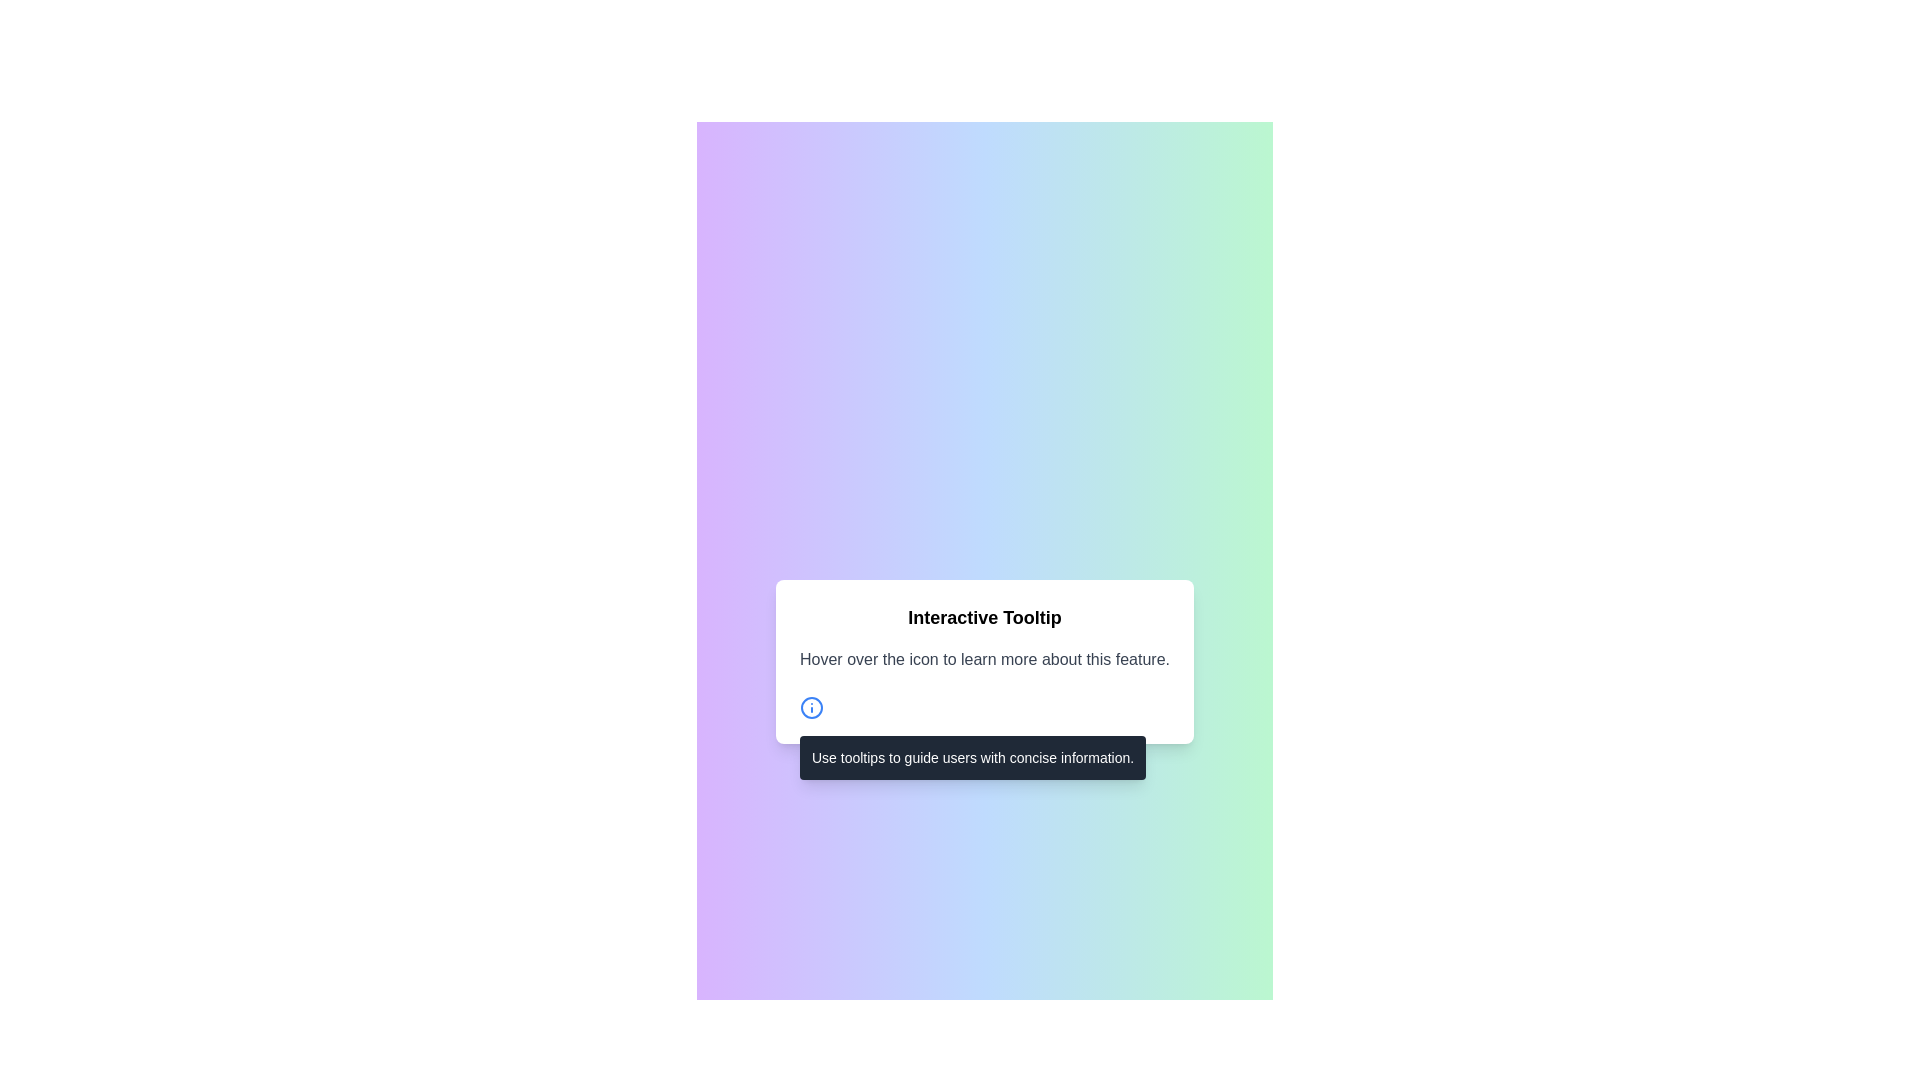 The width and height of the screenshot is (1920, 1080). I want to click on the informational icon located centrally within the white card component, positioned above a tooltip and to the left of the main instructional content, so click(811, 707).